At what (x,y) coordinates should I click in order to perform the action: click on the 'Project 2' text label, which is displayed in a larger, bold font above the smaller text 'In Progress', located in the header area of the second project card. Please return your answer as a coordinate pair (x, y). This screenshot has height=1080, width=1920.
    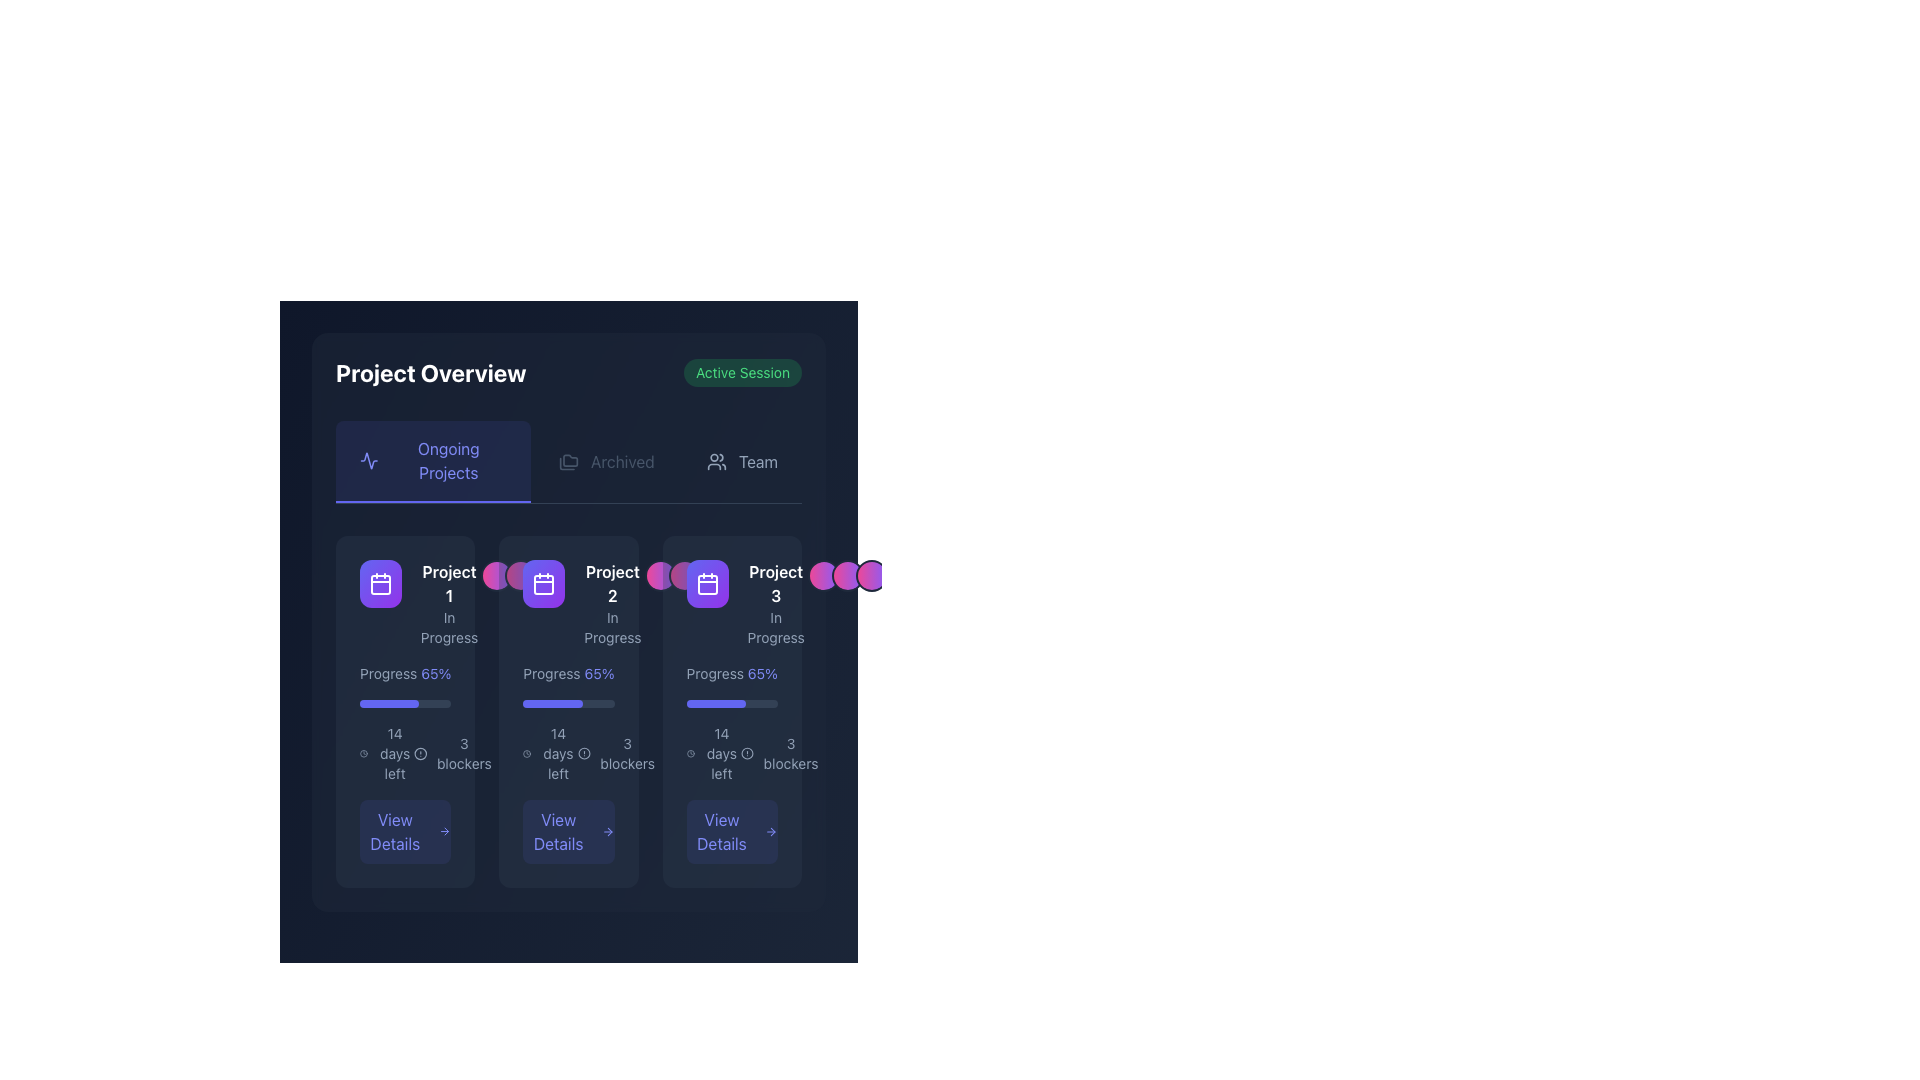
    Looking at the image, I should click on (611, 603).